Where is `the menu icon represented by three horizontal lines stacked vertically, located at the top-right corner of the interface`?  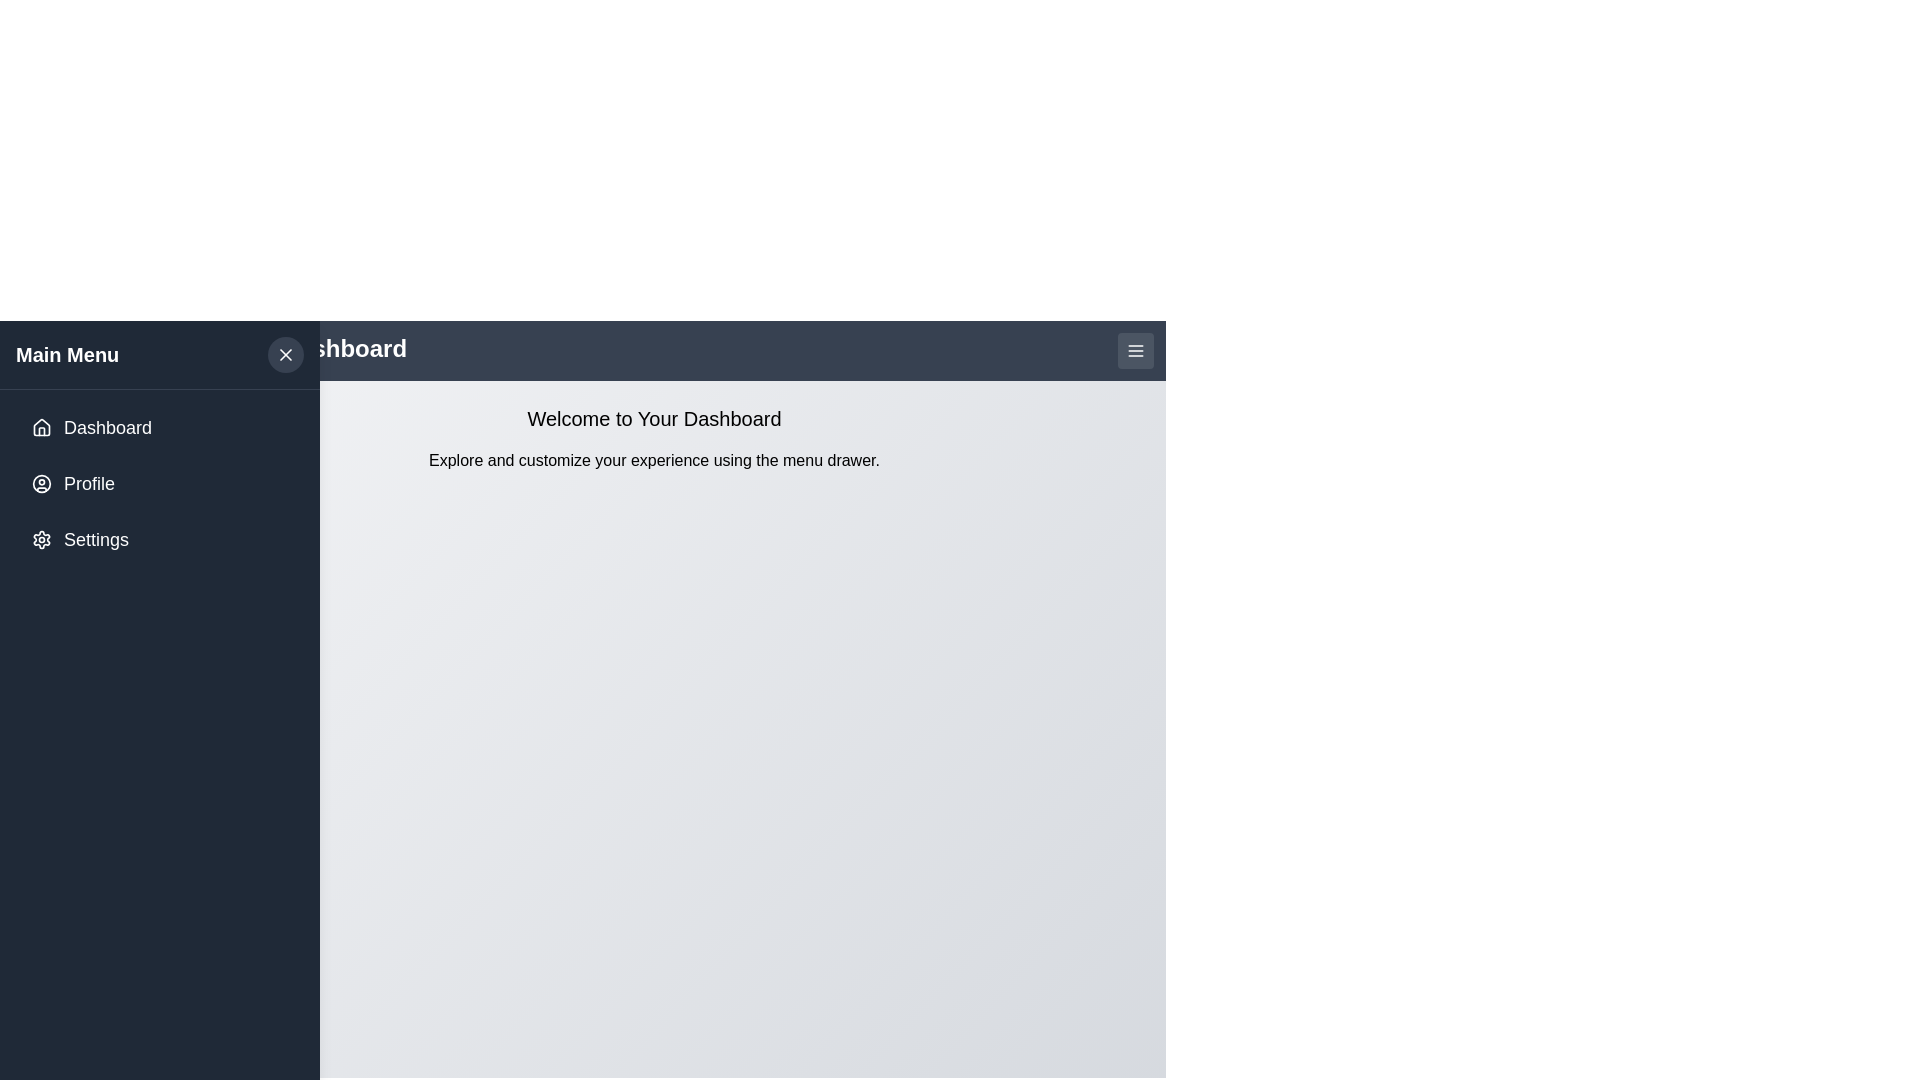
the menu icon represented by three horizontal lines stacked vertically, located at the top-right corner of the interface is located at coordinates (1136, 350).